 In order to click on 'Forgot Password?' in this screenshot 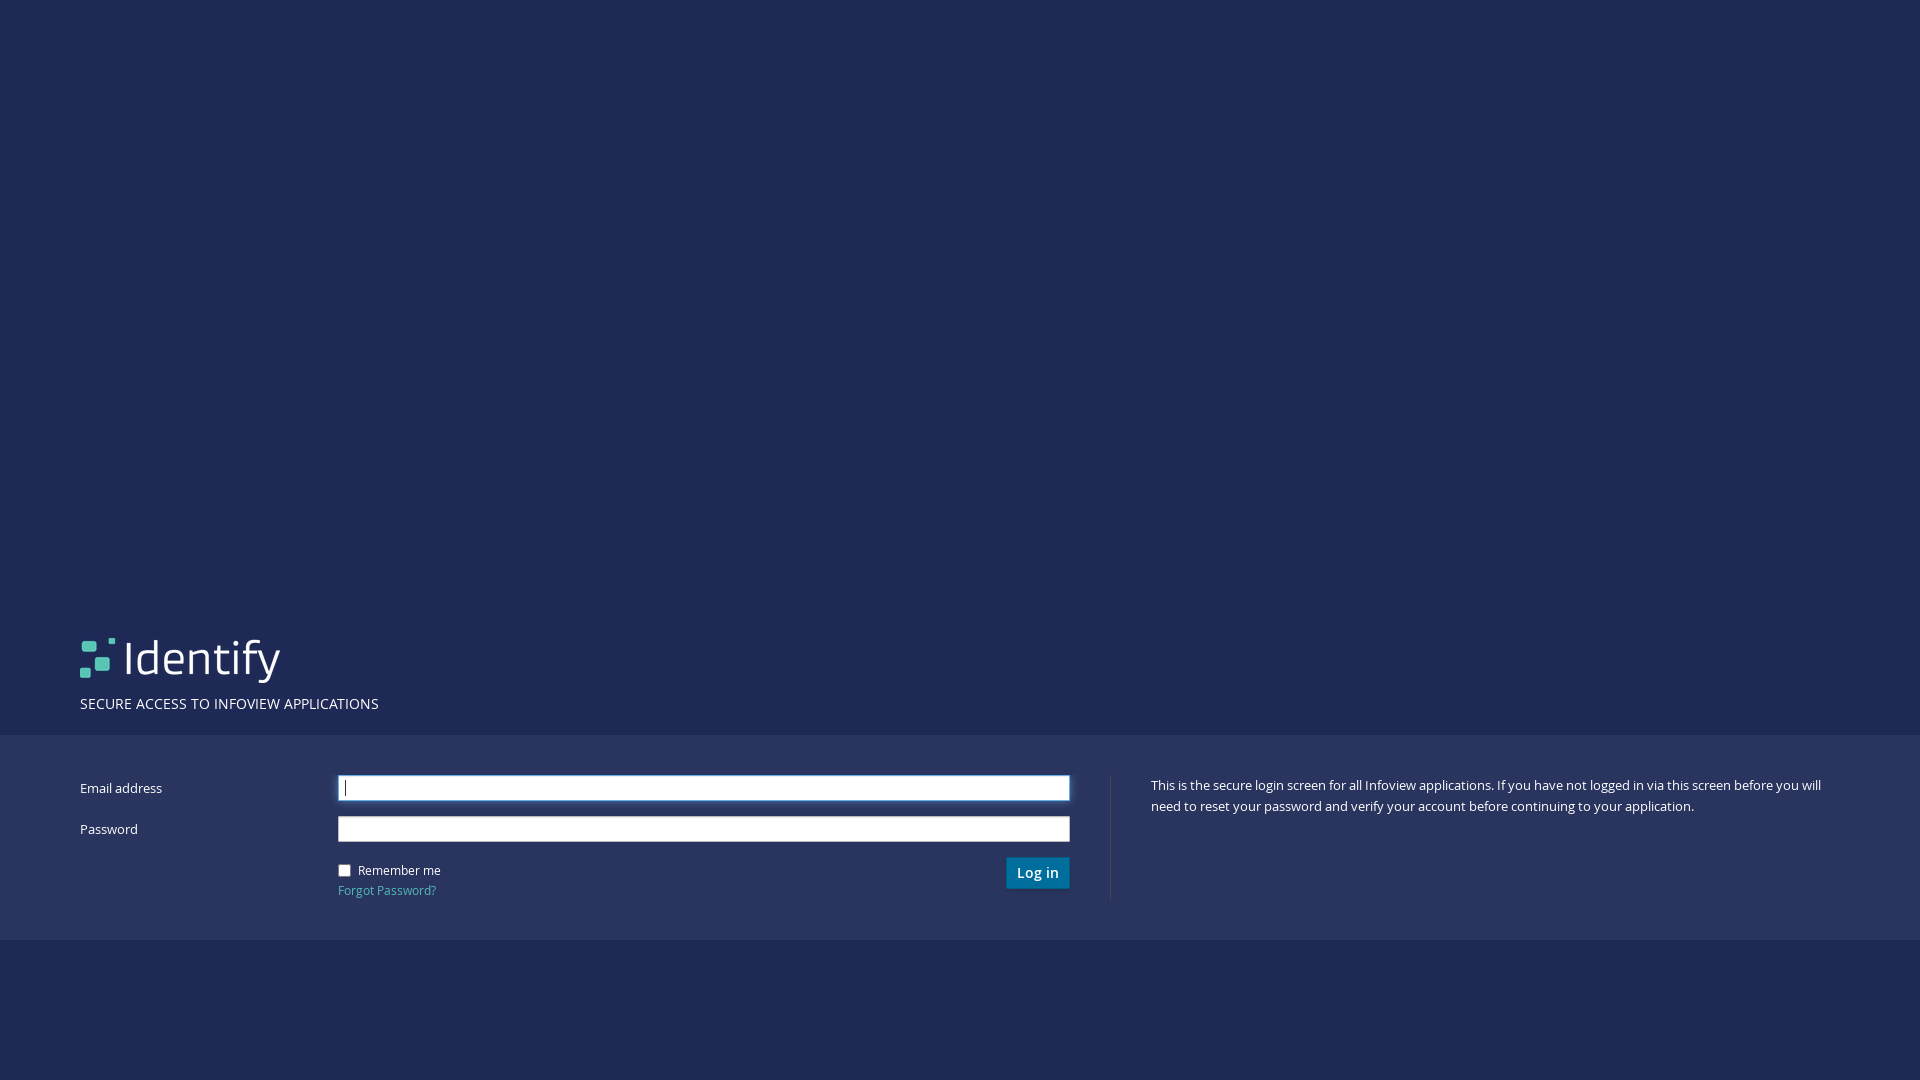, I will do `click(337, 889)`.